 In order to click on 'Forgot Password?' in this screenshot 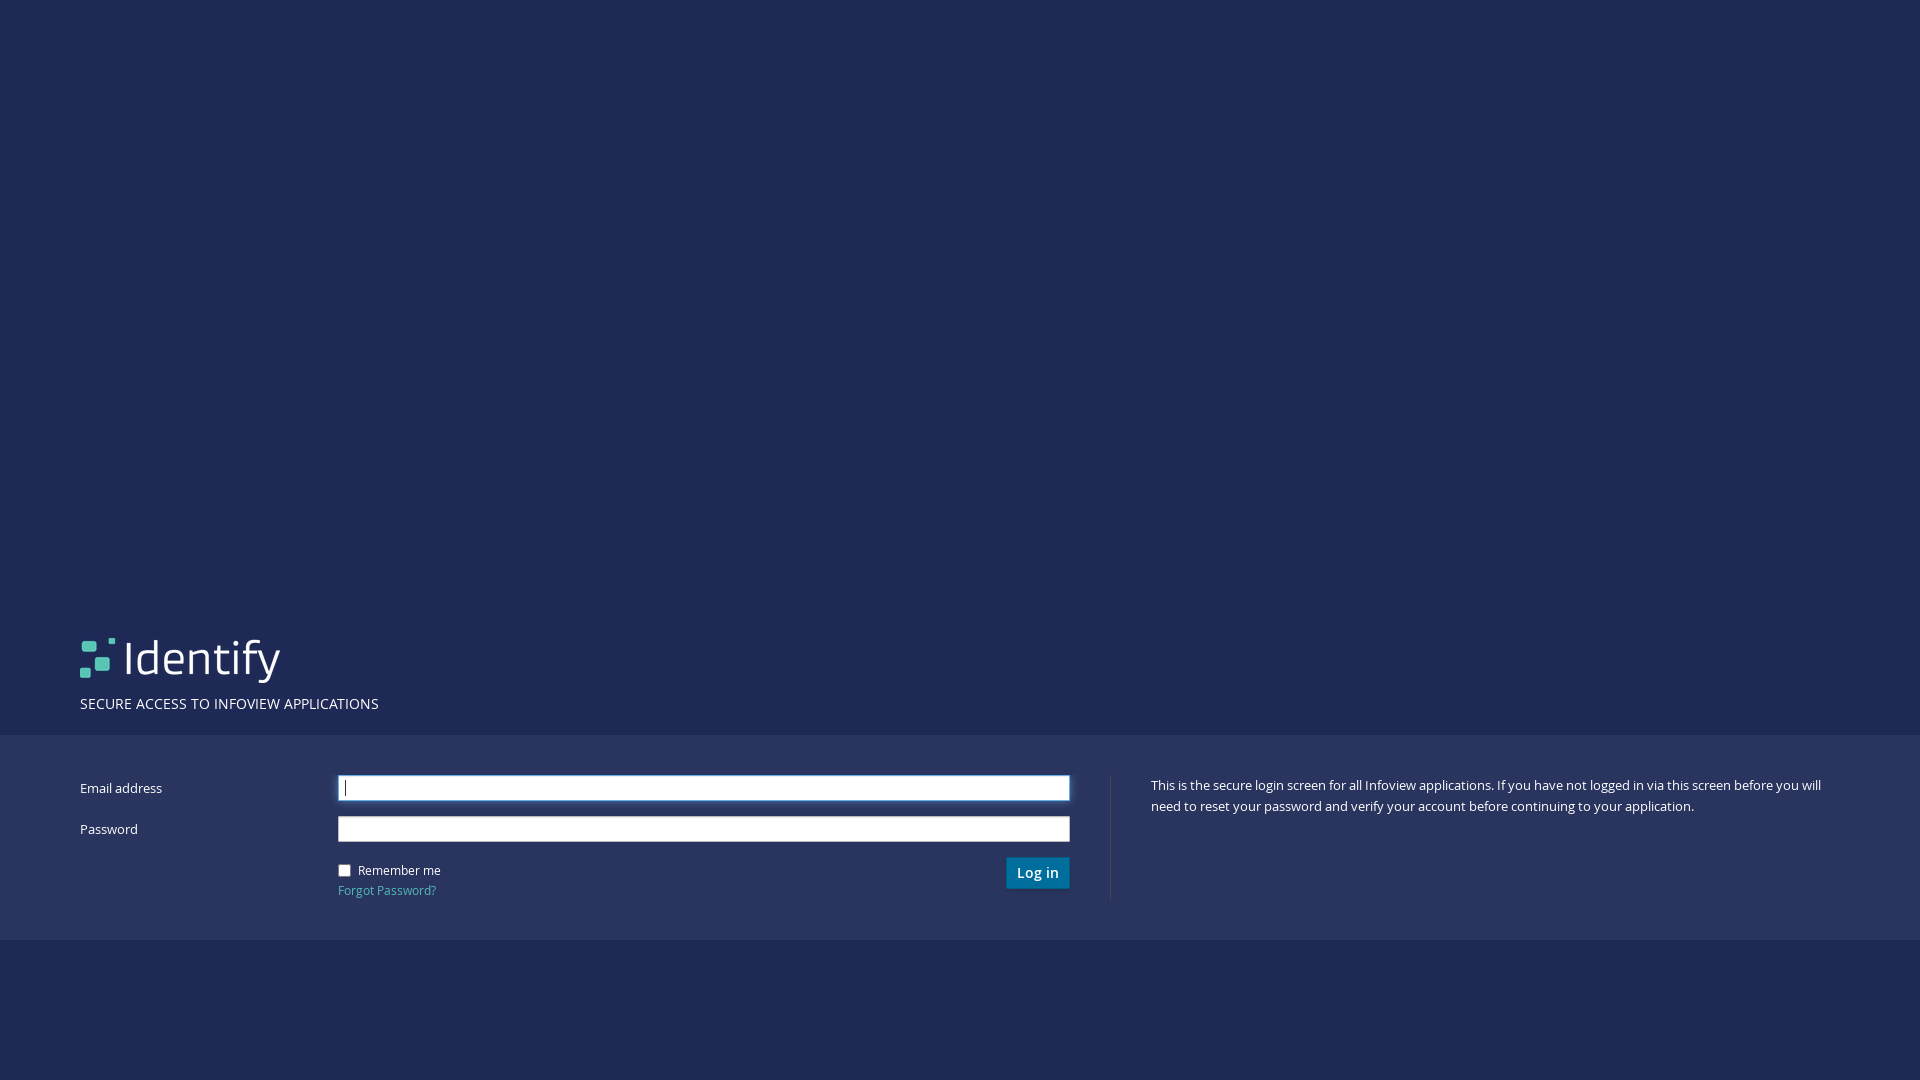, I will do `click(337, 889)`.